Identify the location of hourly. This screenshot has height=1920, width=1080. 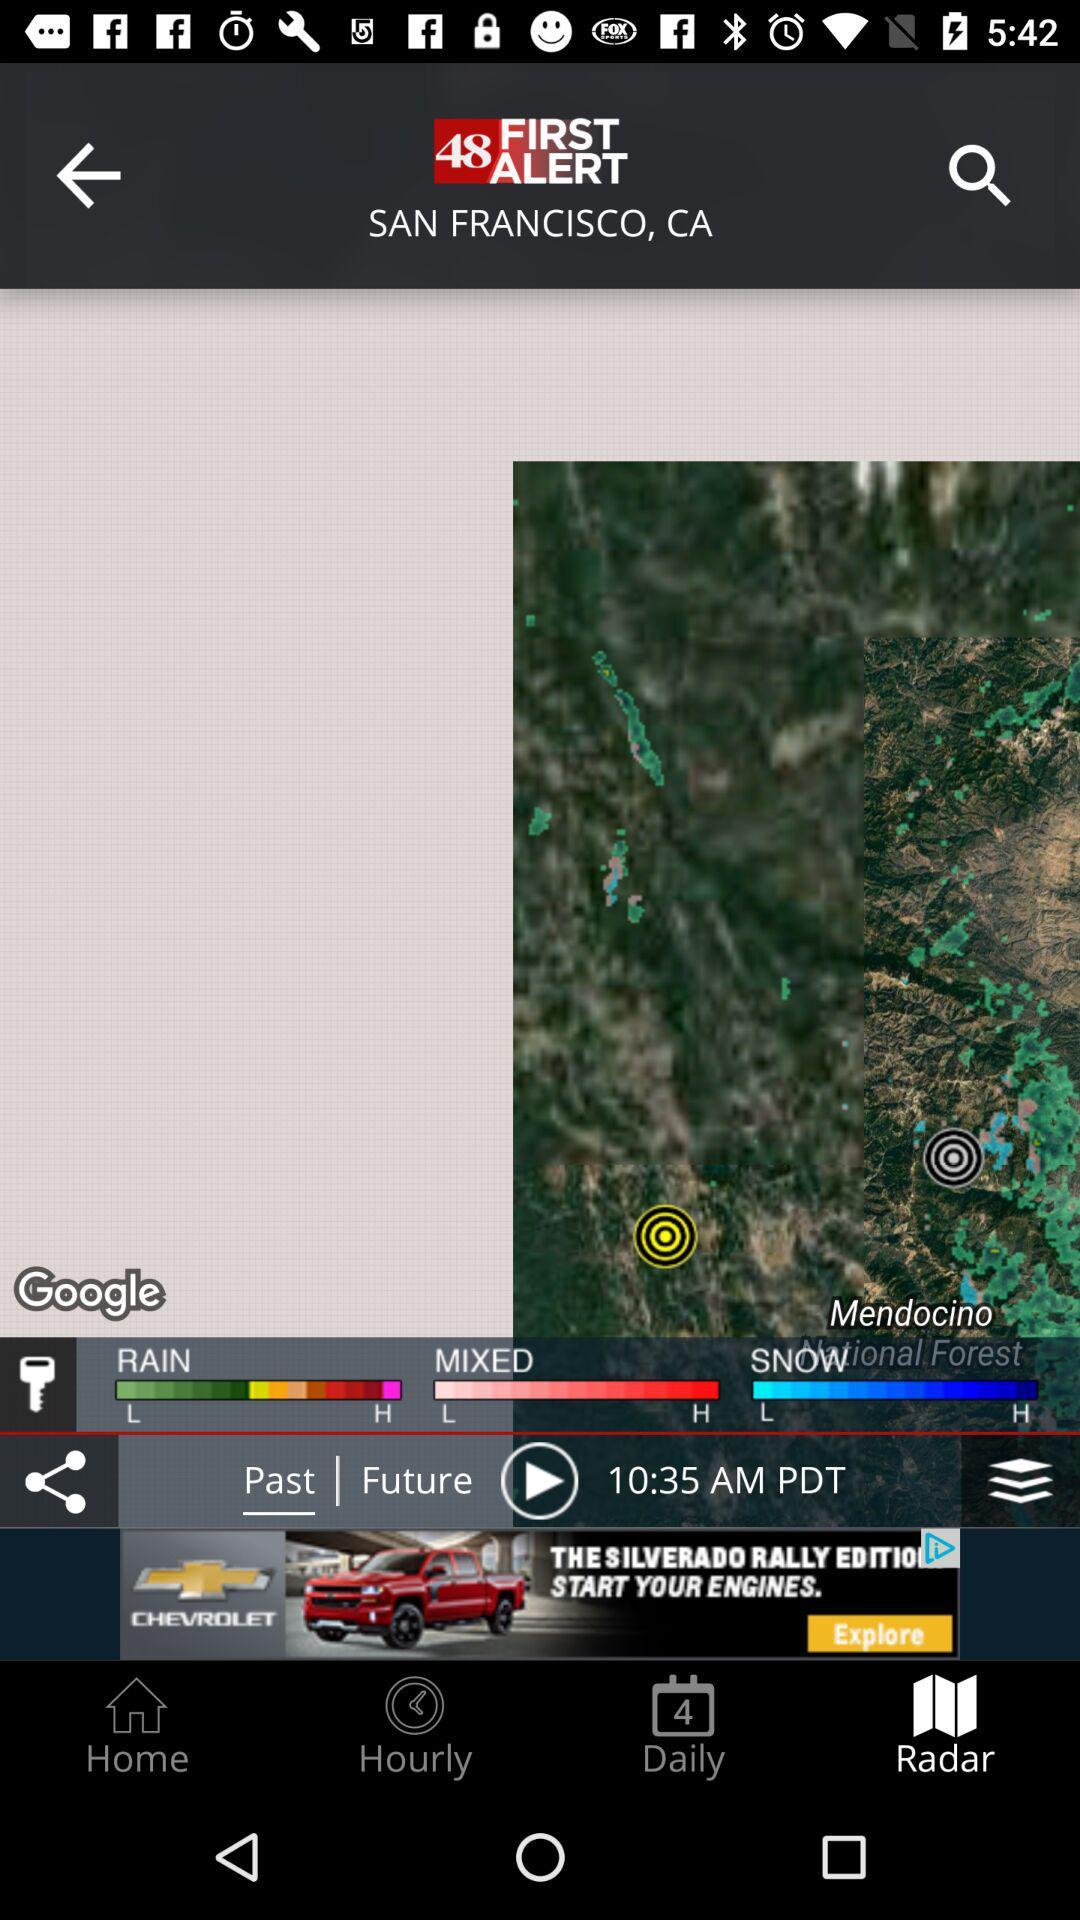
(413, 1726).